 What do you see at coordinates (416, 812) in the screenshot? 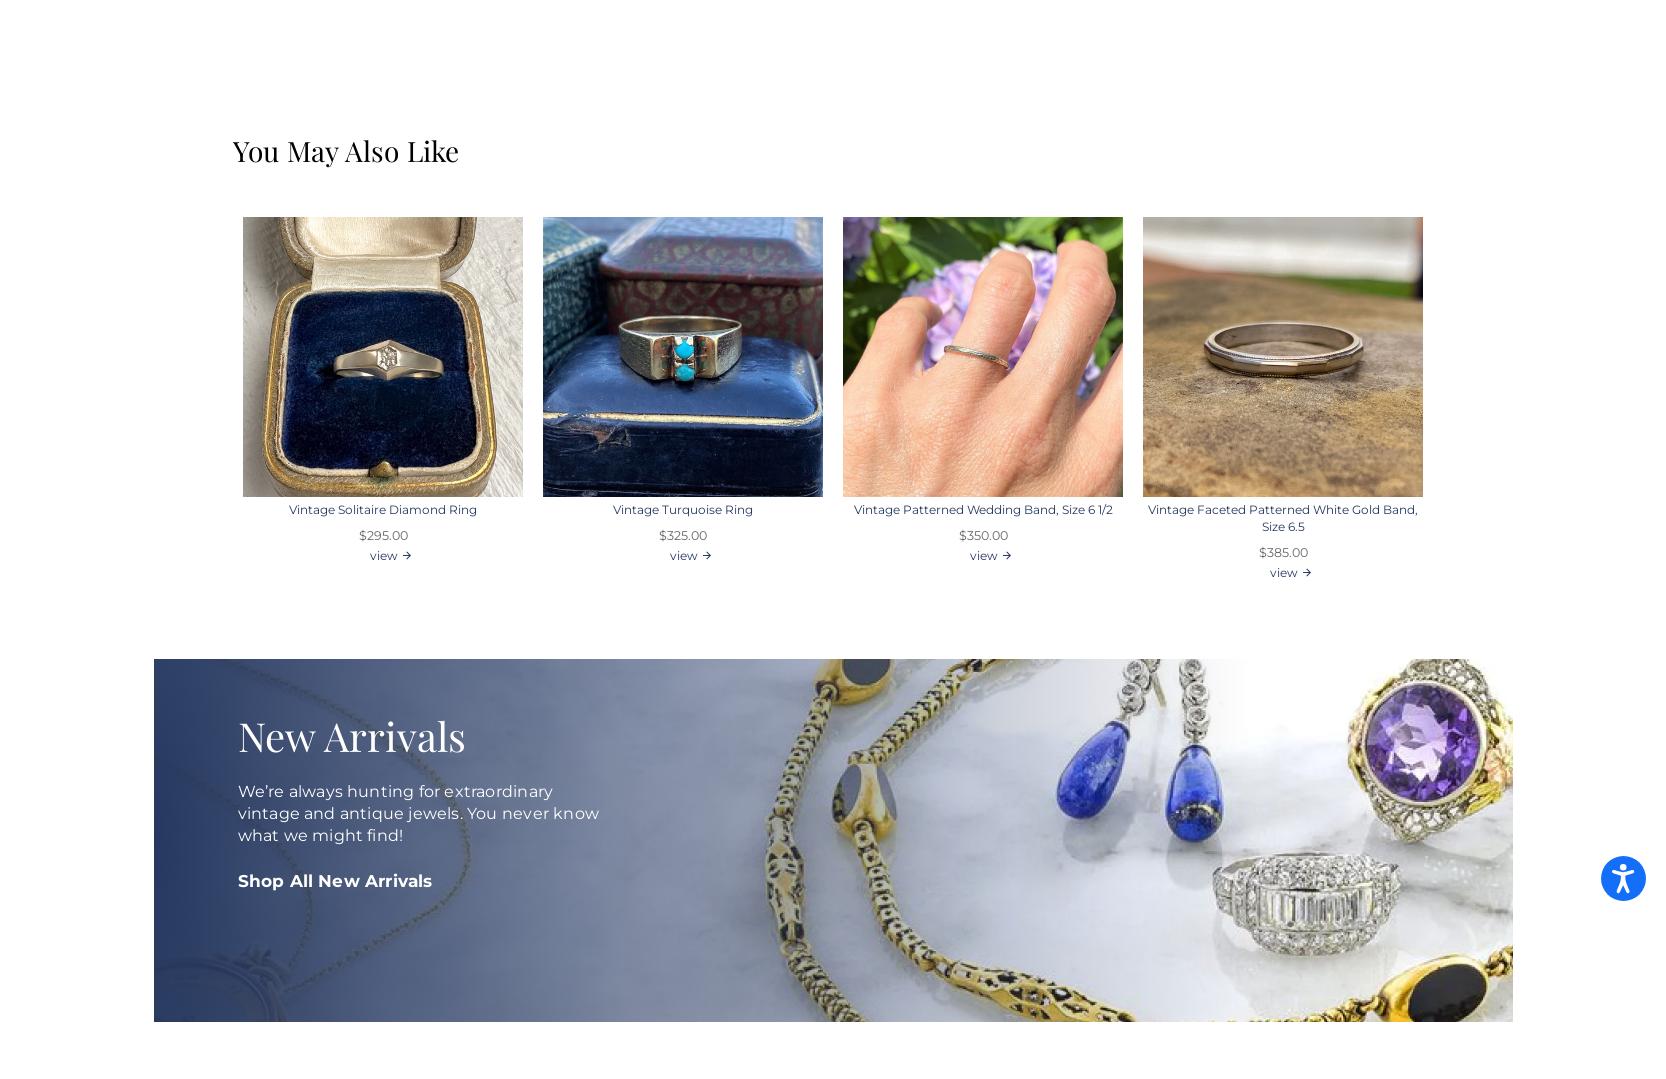
I see `'We’re always hunting for extraordinary vintage and antique jewels. You never know what we might find!'` at bounding box center [416, 812].